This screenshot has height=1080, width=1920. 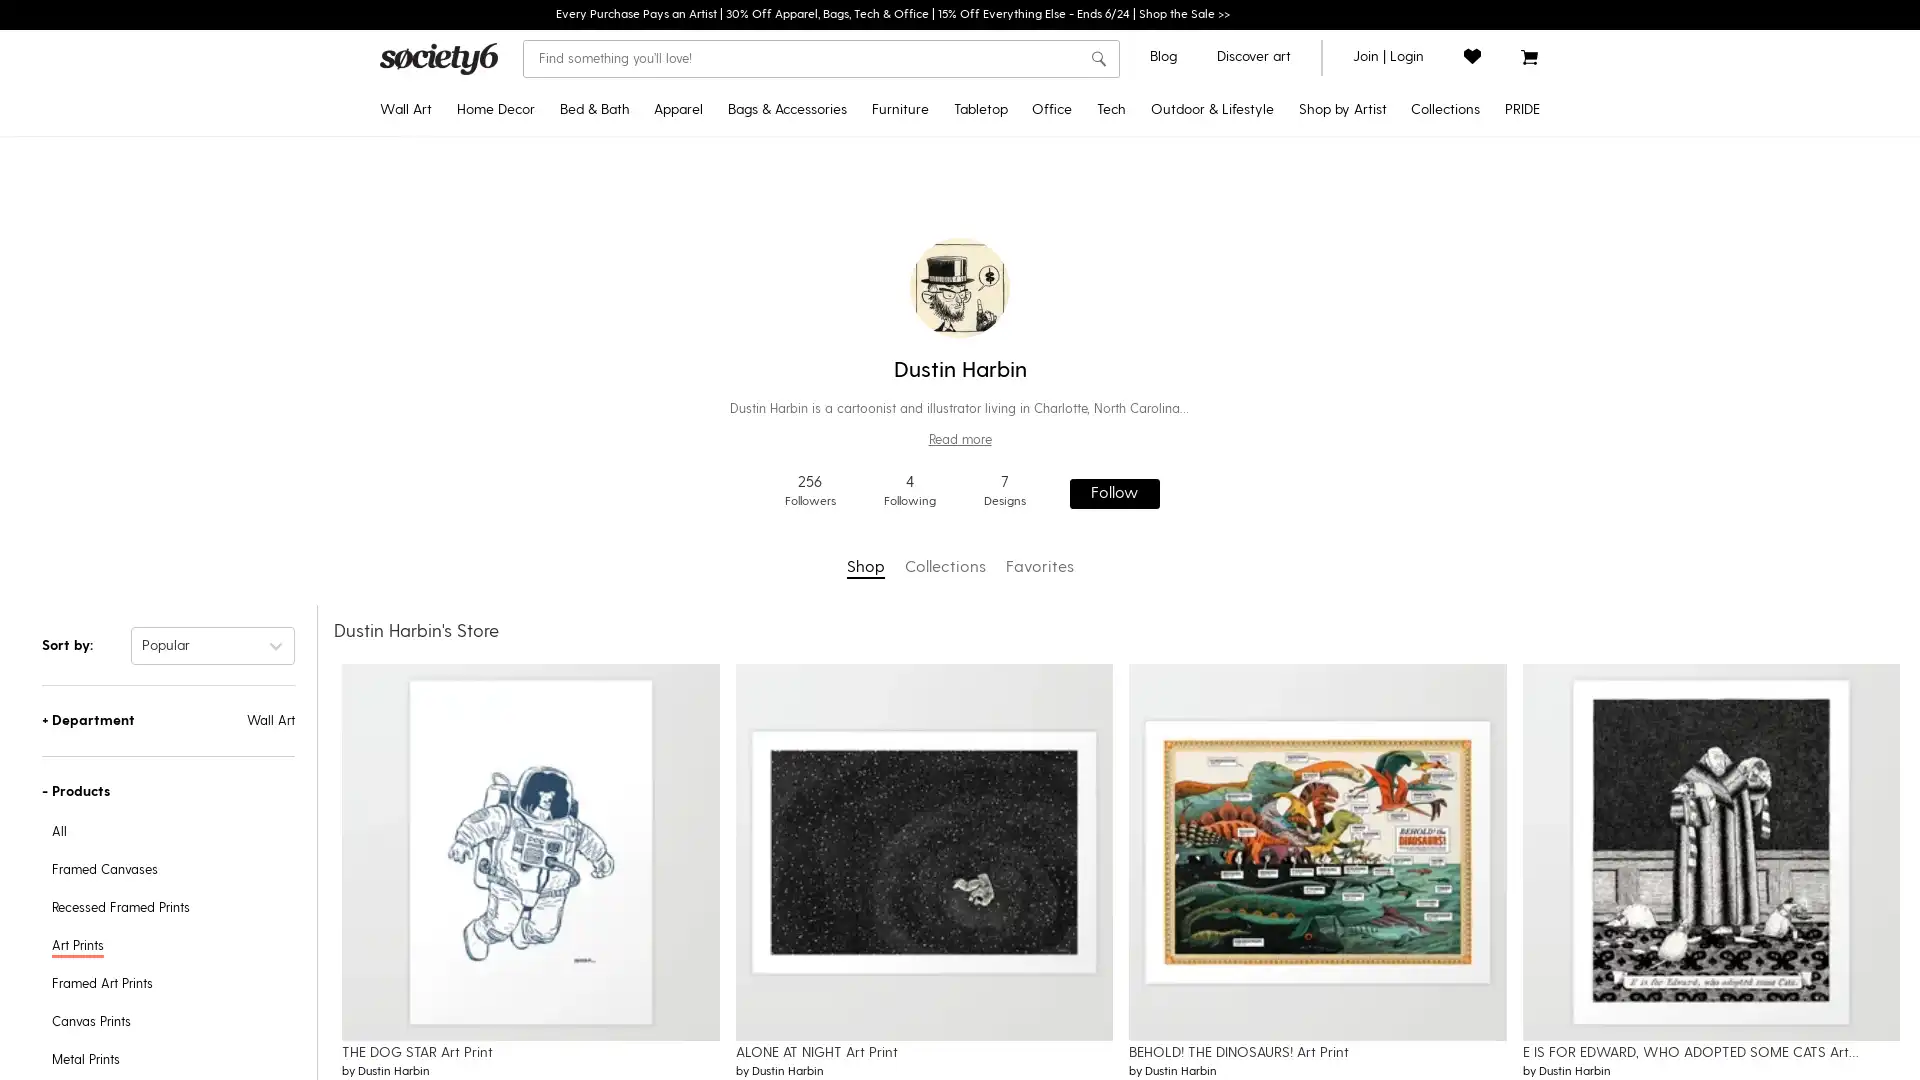 I want to click on Wine Chillers, so click(x=1238, y=386).